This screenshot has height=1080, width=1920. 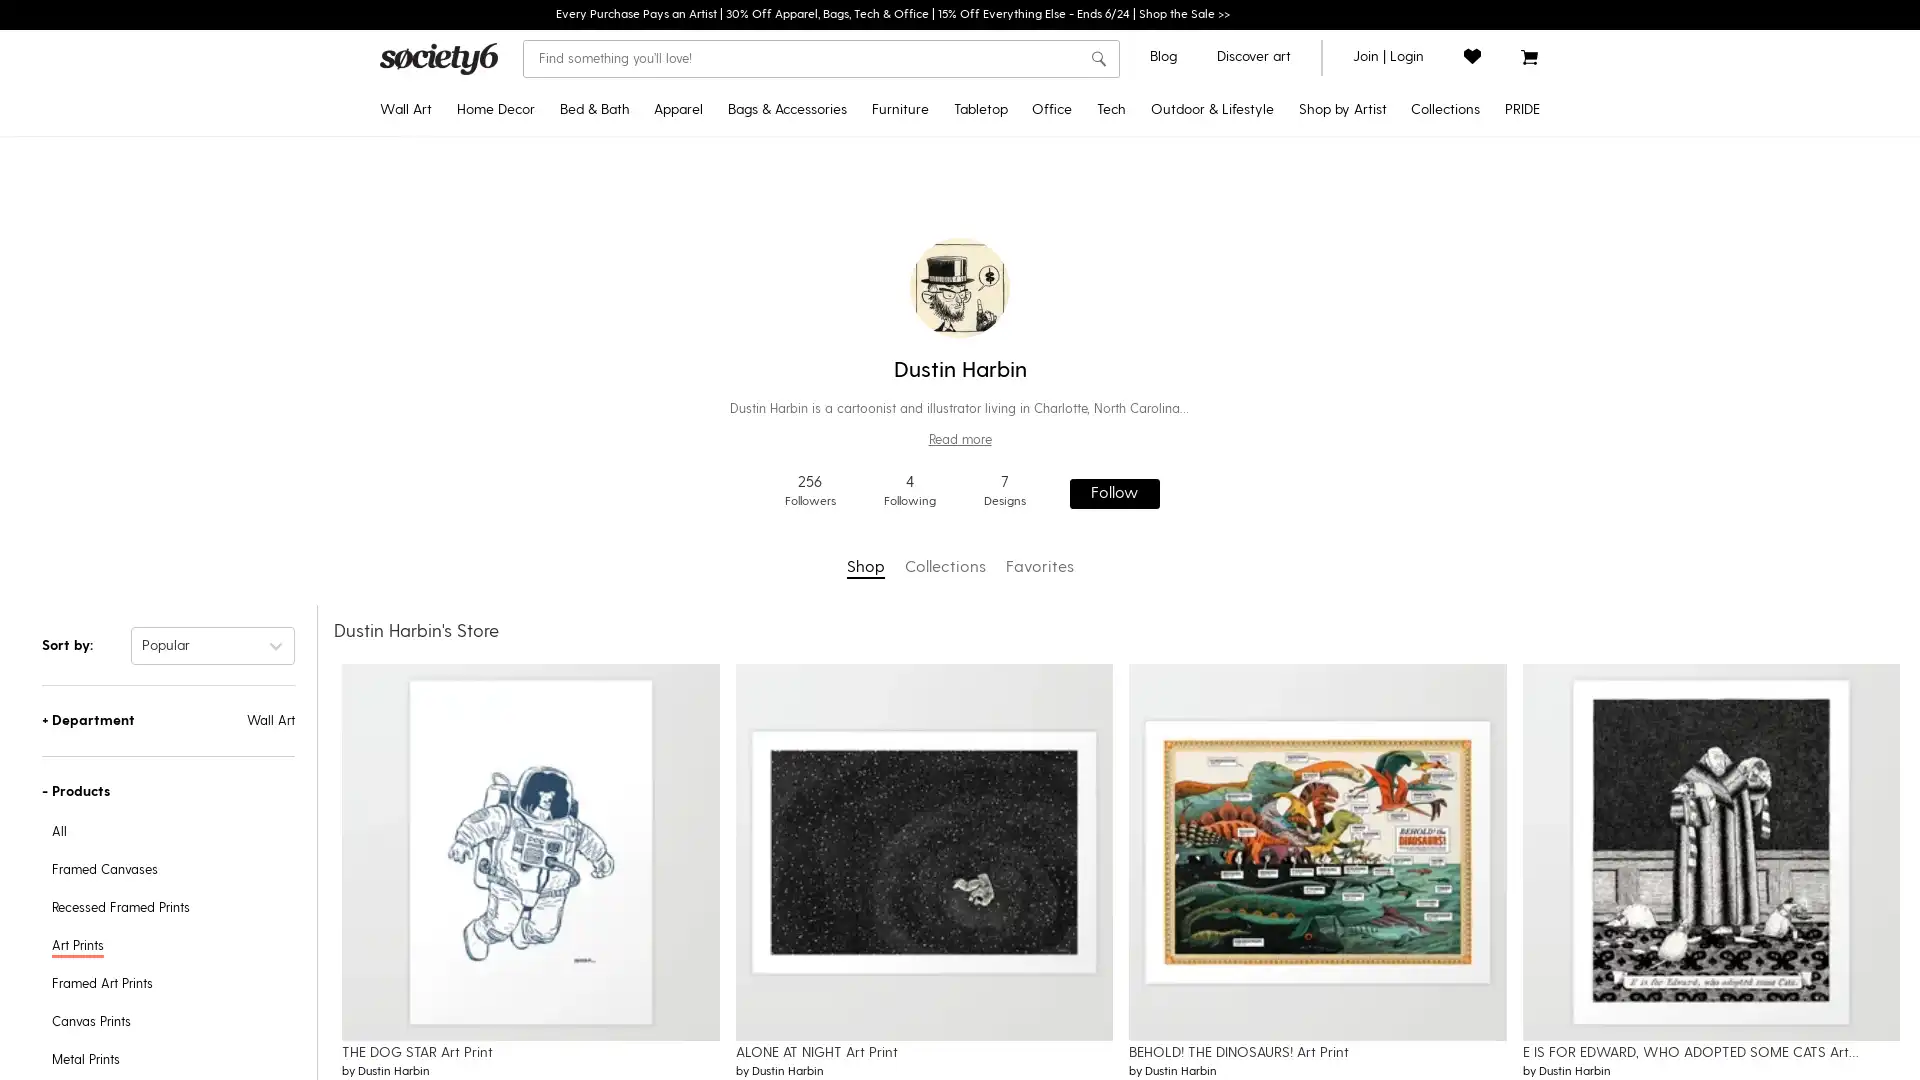 I want to click on Wine Chillers, so click(x=1238, y=386).